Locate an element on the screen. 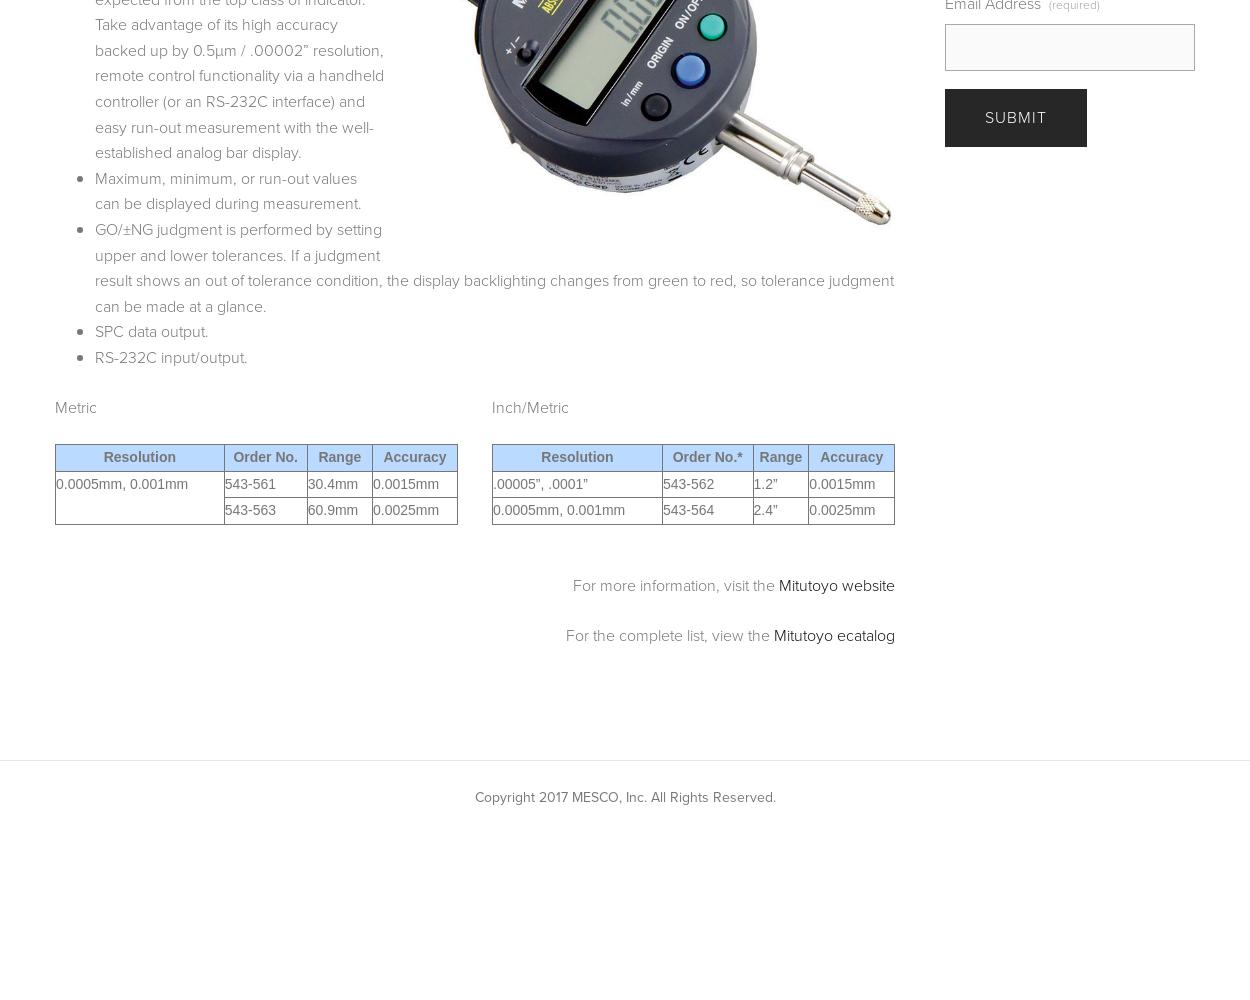 This screenshot has width=1250, height=1000. 'Metric' is located at coordinates (55, 406).